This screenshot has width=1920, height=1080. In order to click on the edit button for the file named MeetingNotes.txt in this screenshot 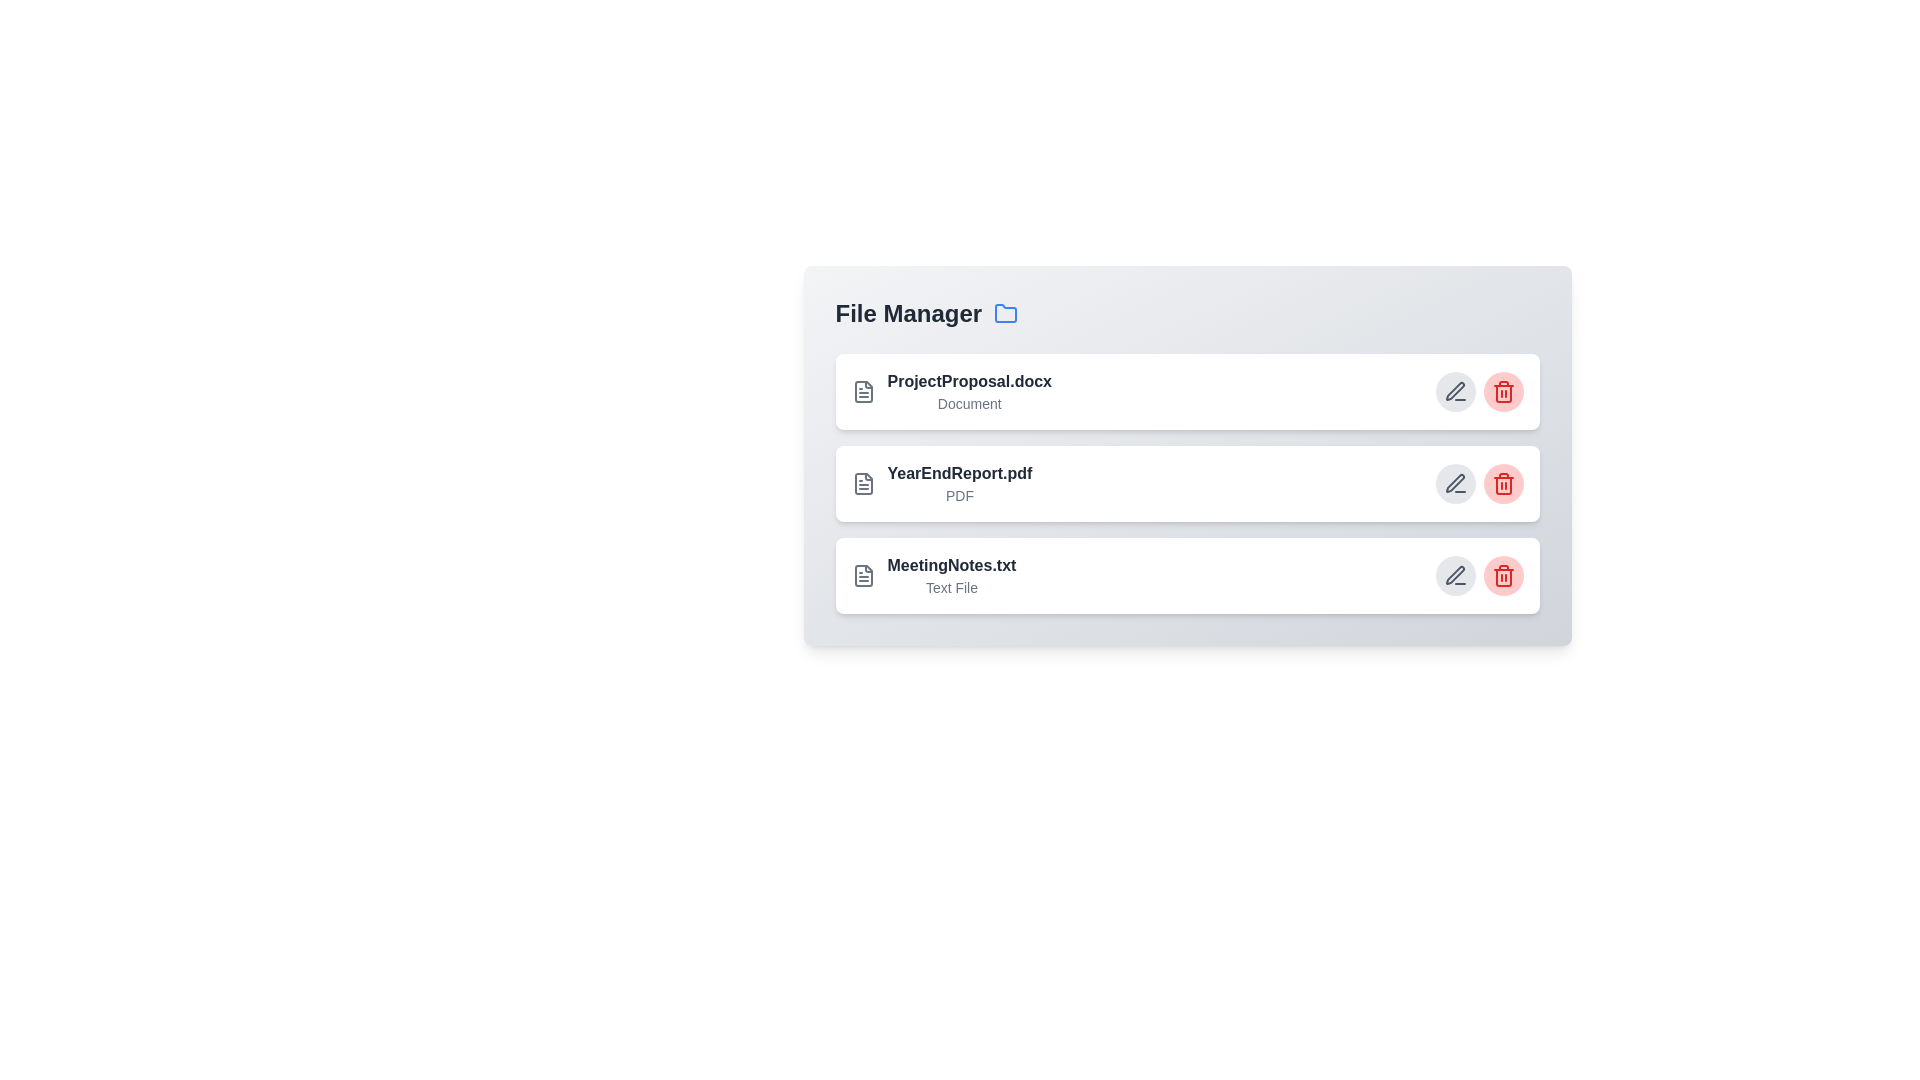, I will do `click(1455, 575)`.